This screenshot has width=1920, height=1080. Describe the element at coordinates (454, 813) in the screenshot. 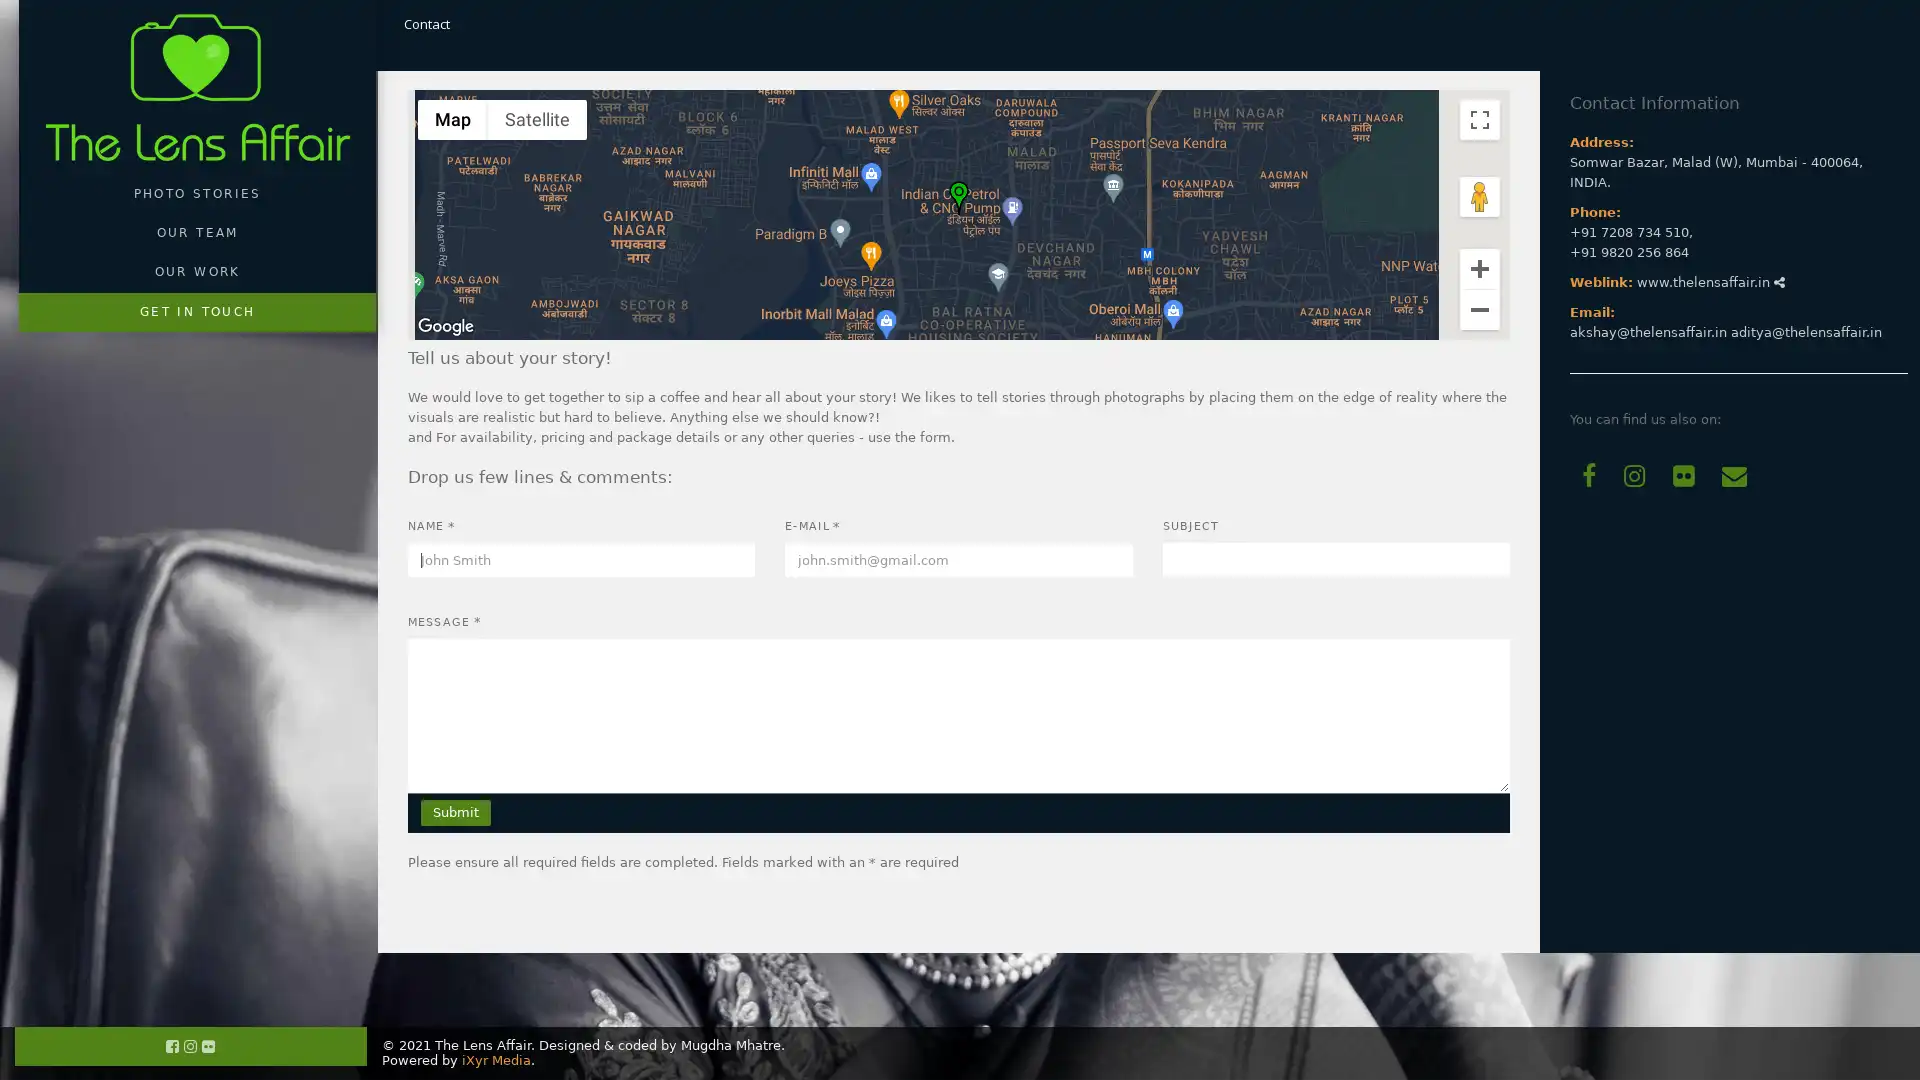

I see `Submit` at that location.